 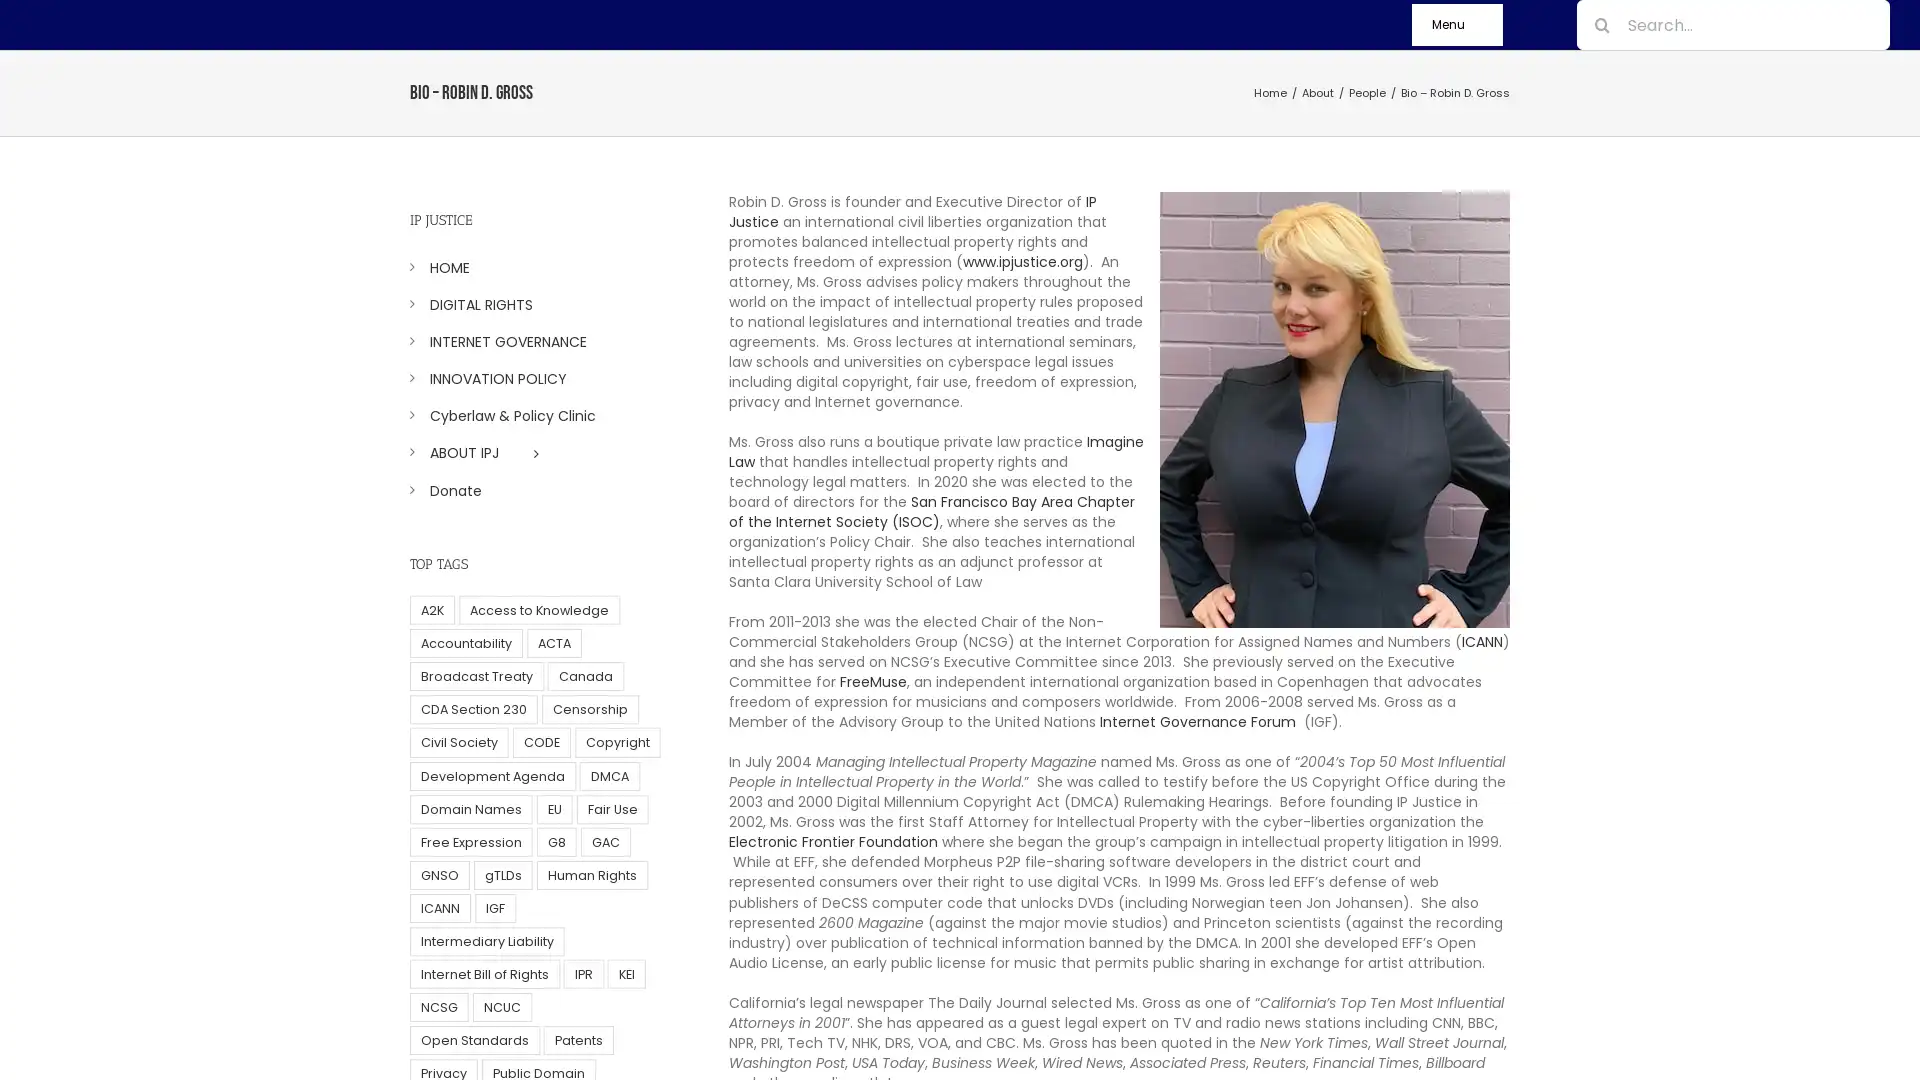 What do you see at coordinates (1602, 31) in the screenshot?
I see `Search` at bounding box center [1602, 31].